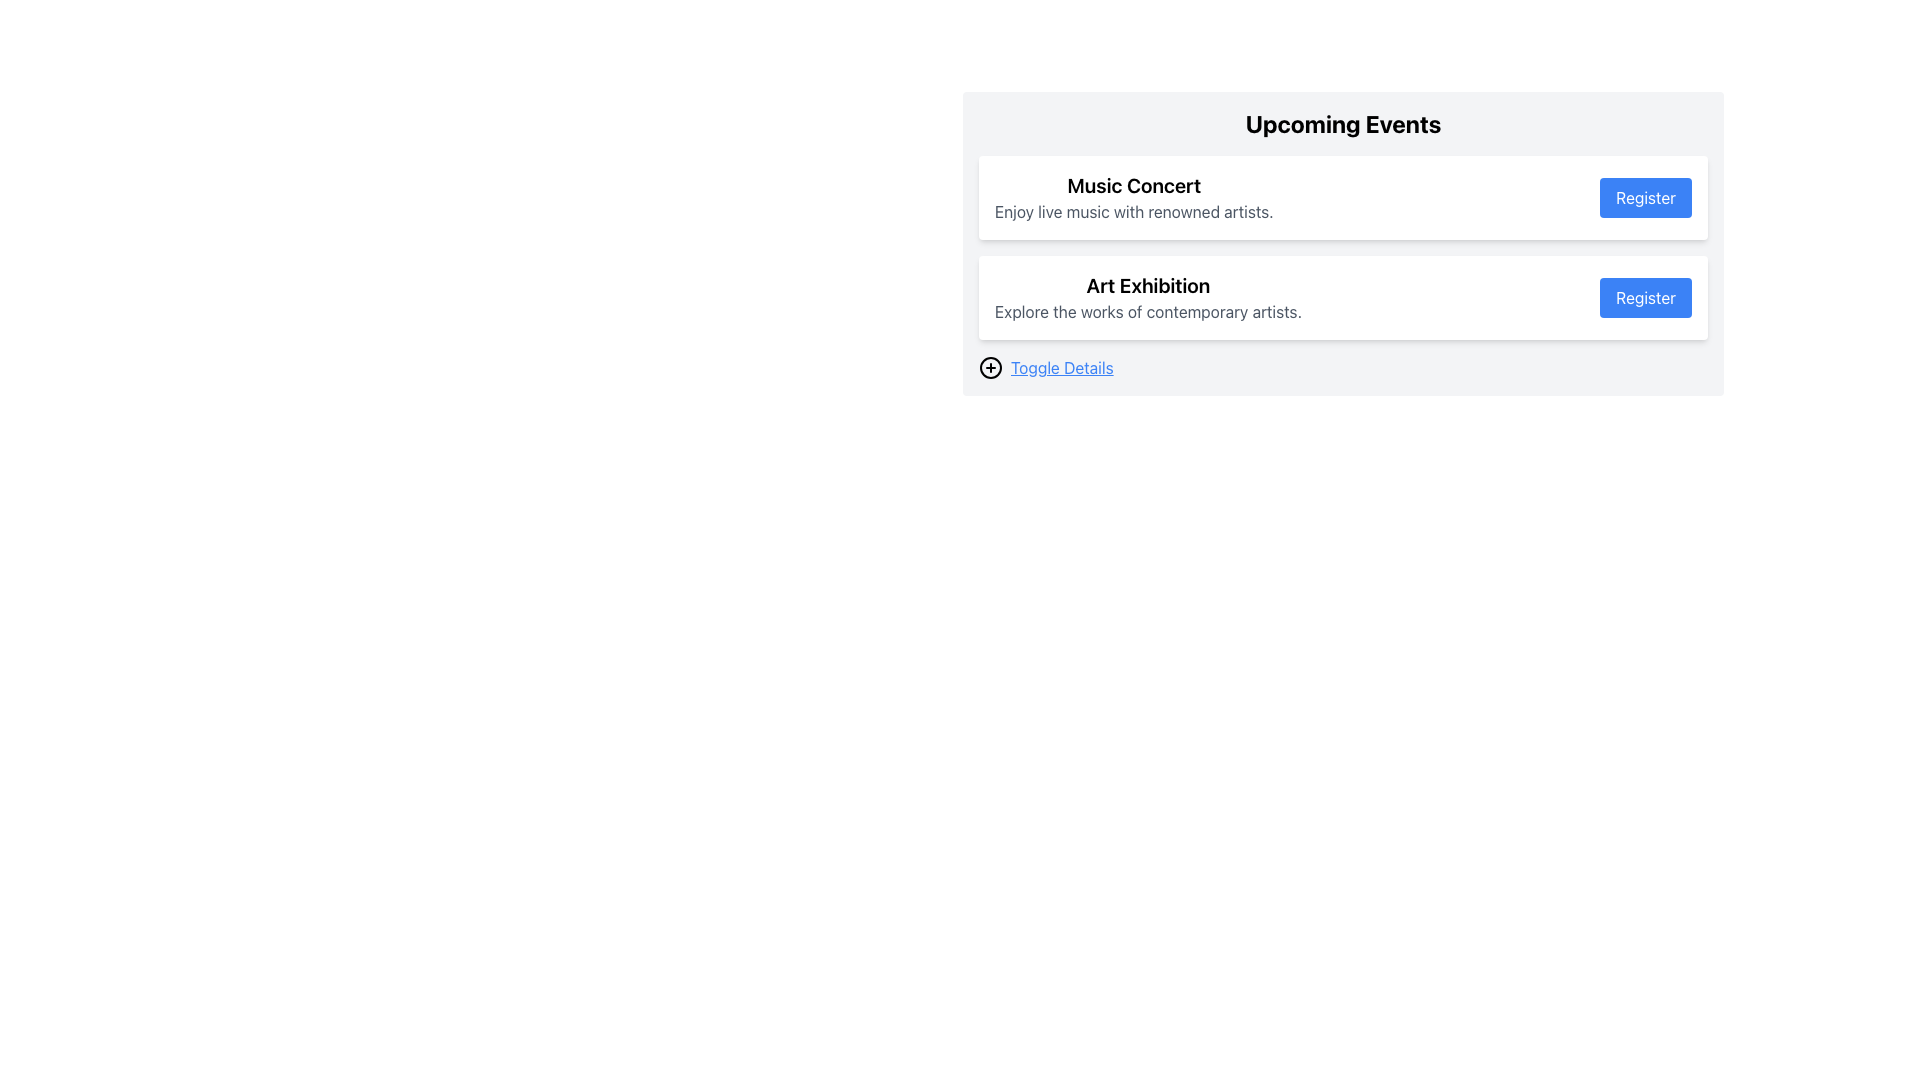 This screenshot has width=1920, height=1080. Describe the element at coordinates (1061, 367) in the screenshot. I see `the 'Toggle Details' hyperlink located at the bottom left of the 'Upcoming Events' section` at that location.